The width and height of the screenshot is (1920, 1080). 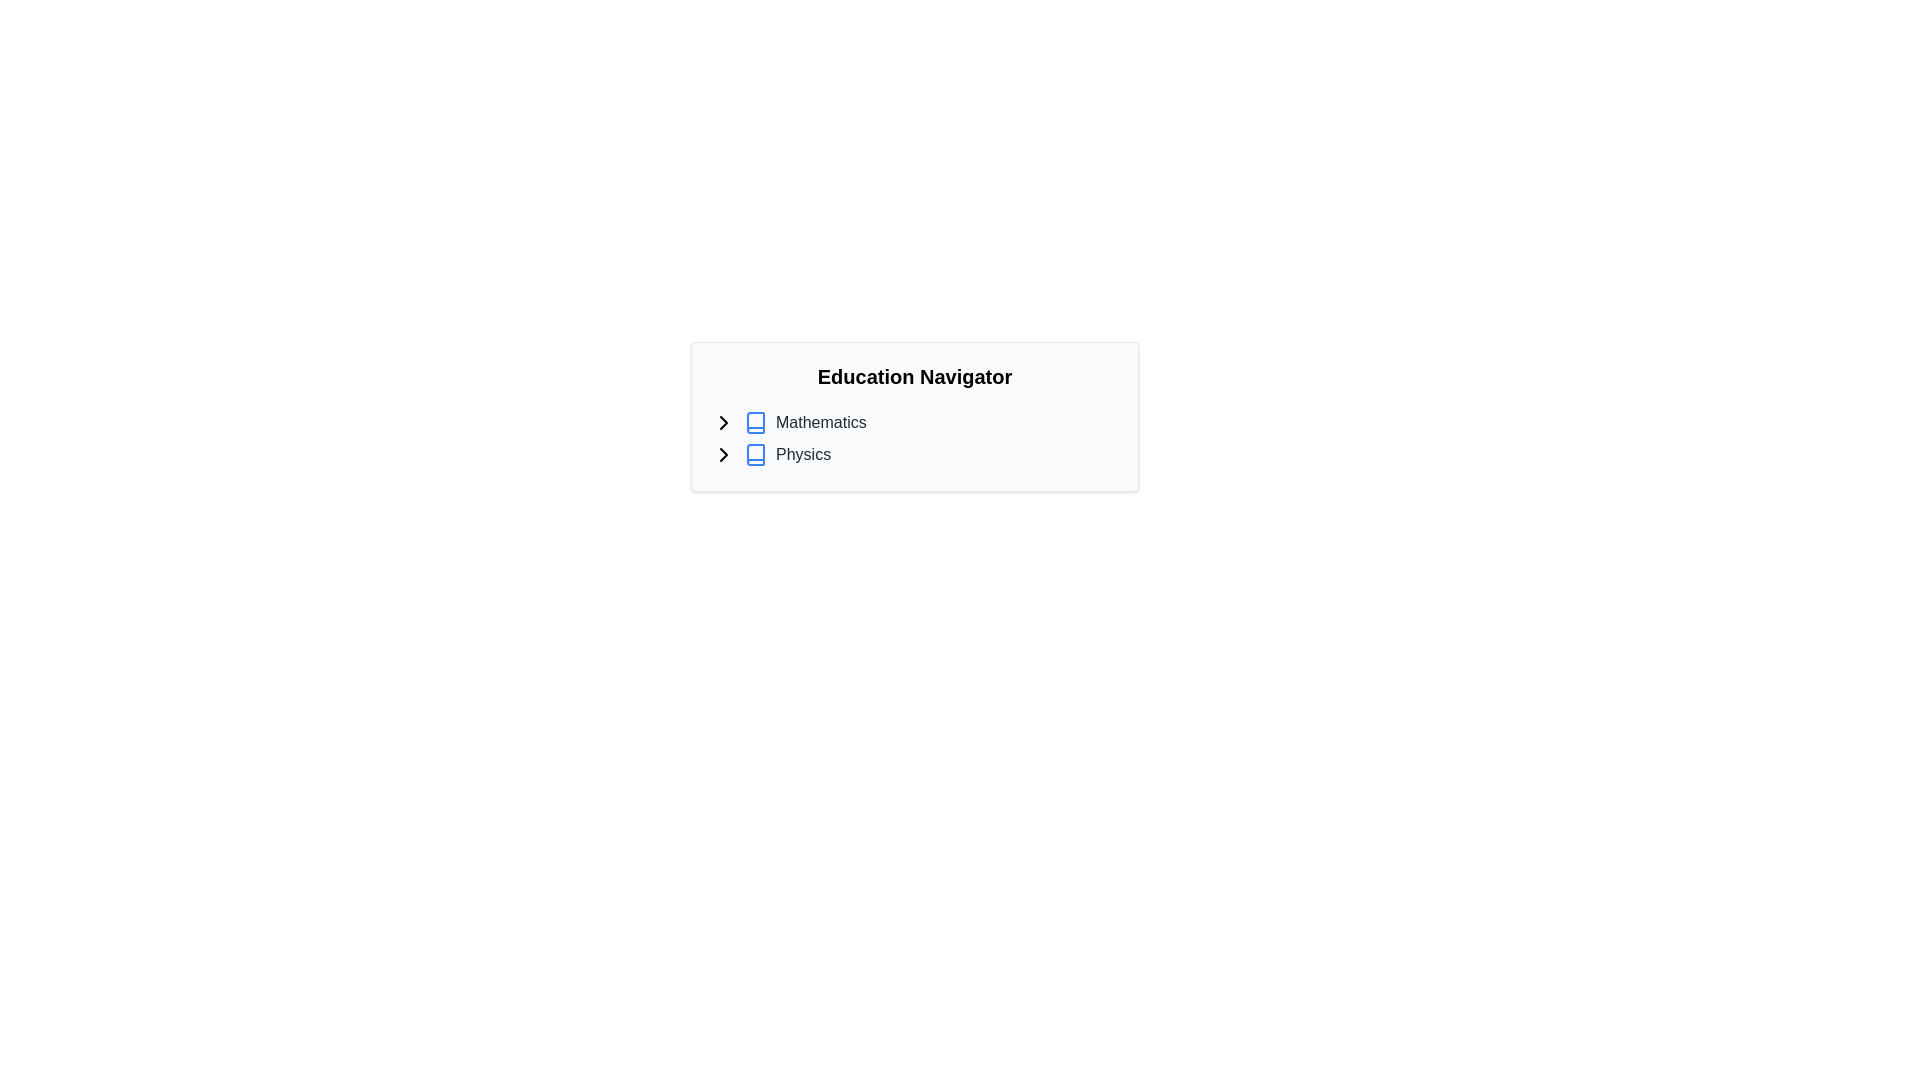 What do you see at coordinates (723, 422) in the screenshot?
I see `the right-facing chevron icon next to the checkbox and label 'Mathematics'` at bounding box center [723, 422].